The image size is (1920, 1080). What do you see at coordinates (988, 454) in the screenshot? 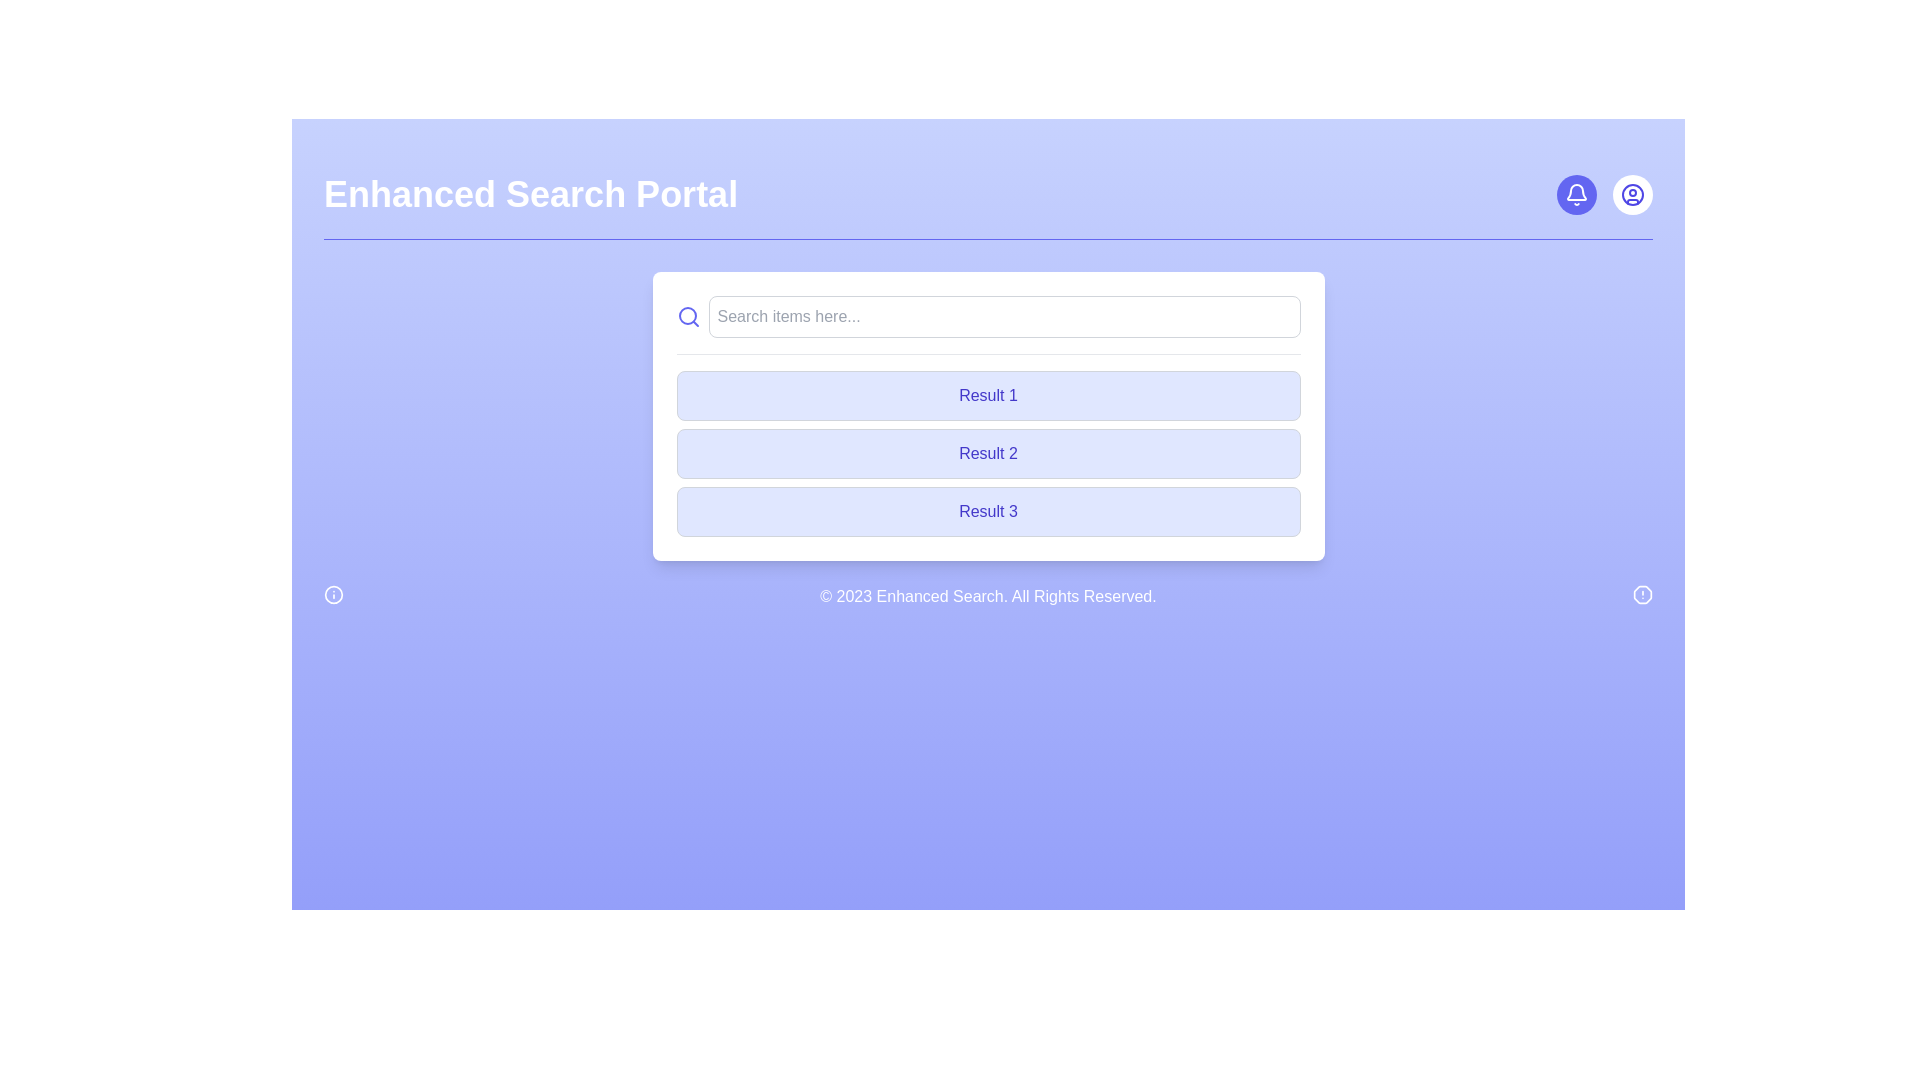
I see `the button labeled 'Result 2', which is the second button in a vertical stack of three buttons on a white card` at bounding box center [988, 454].